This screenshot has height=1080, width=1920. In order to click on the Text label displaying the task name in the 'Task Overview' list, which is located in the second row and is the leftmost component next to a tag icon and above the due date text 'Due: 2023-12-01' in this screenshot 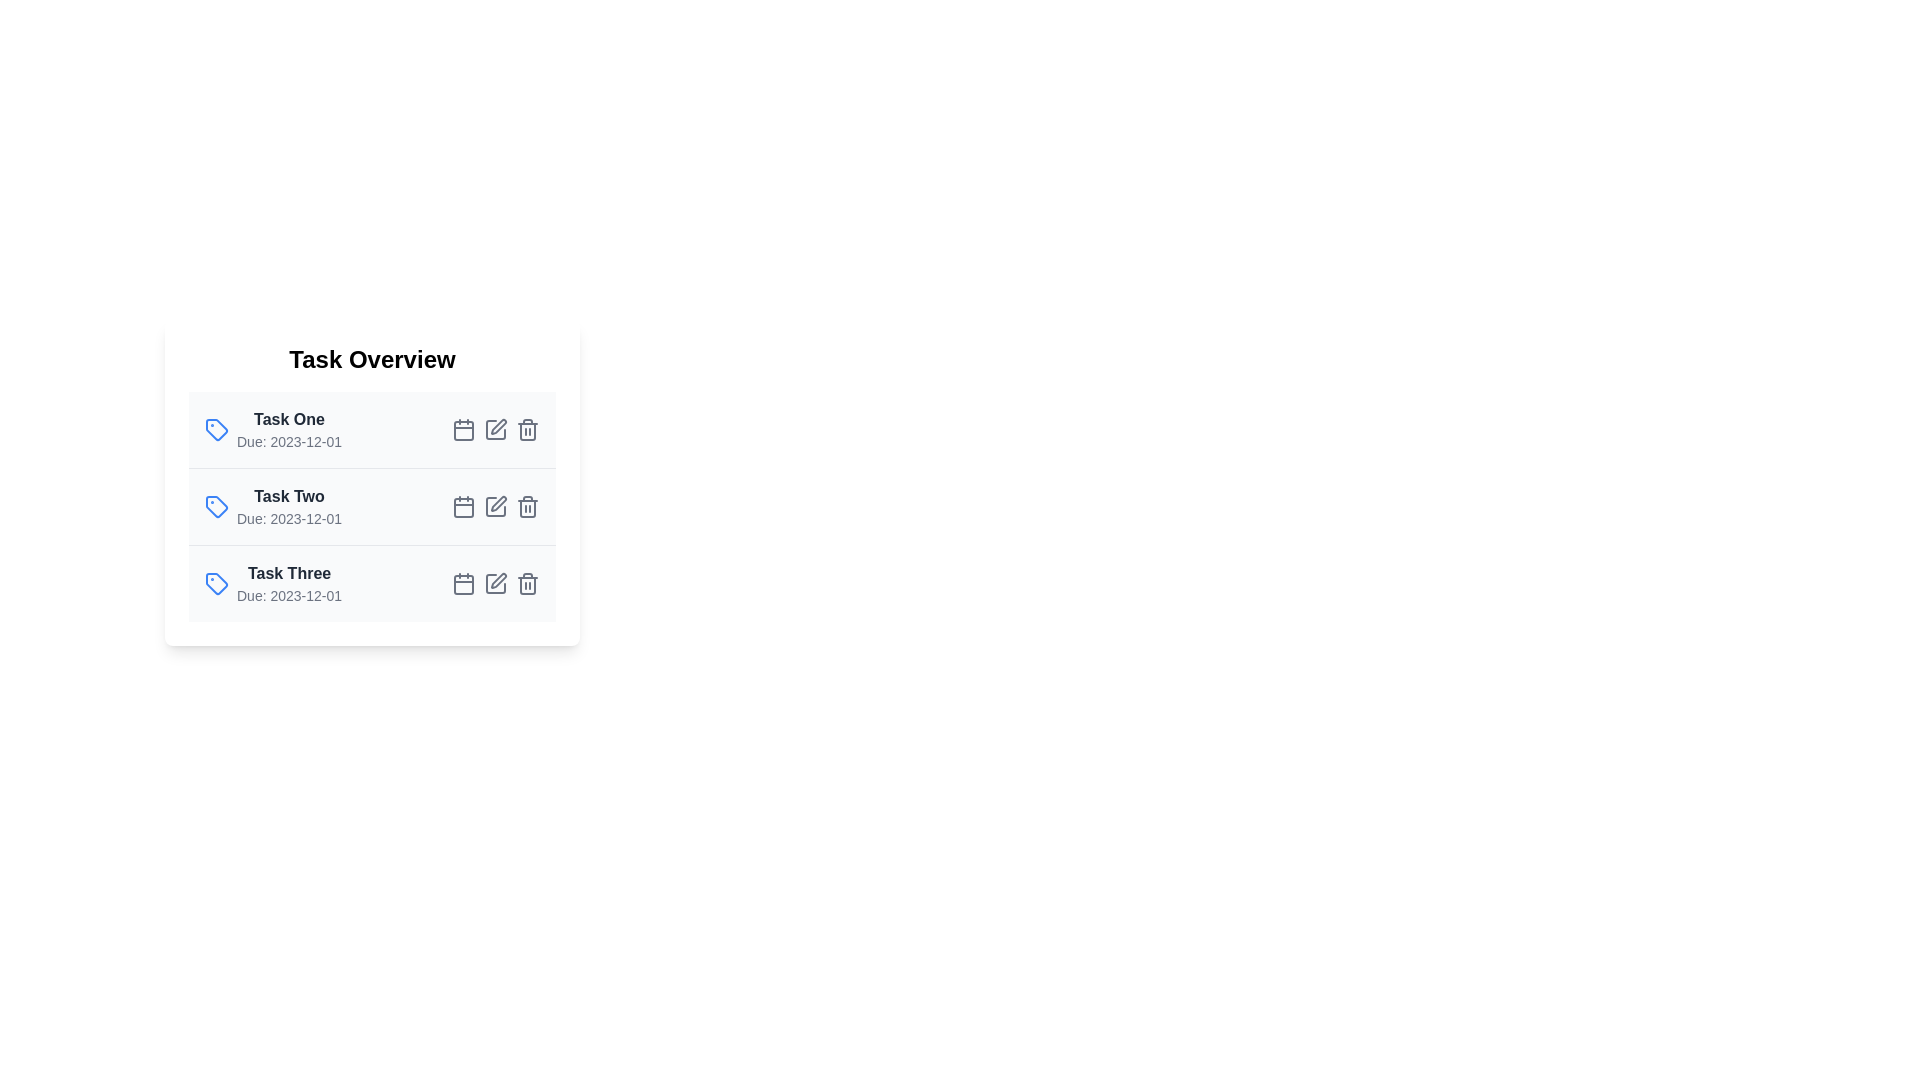, I will do `click(288, 496)`.